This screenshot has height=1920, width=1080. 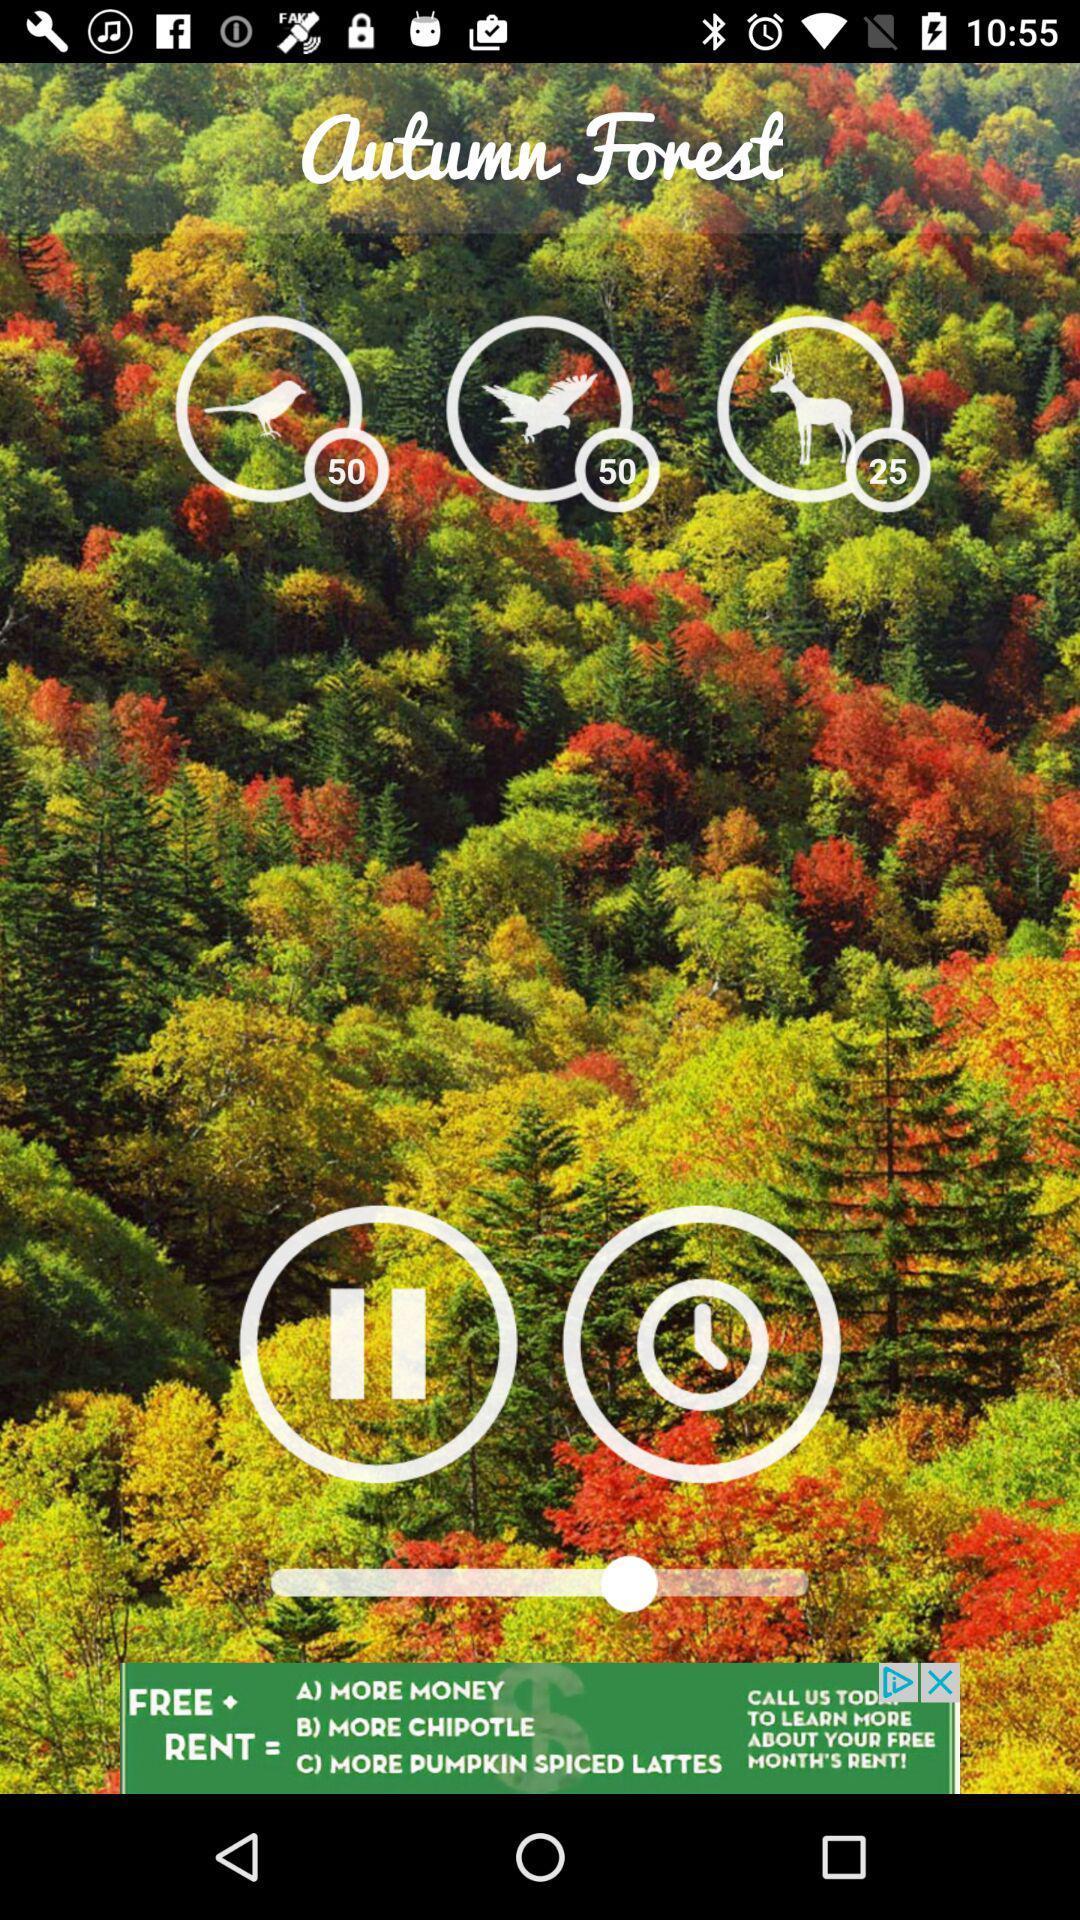 I want to click on pause preview, so click(x=378, y=1343).